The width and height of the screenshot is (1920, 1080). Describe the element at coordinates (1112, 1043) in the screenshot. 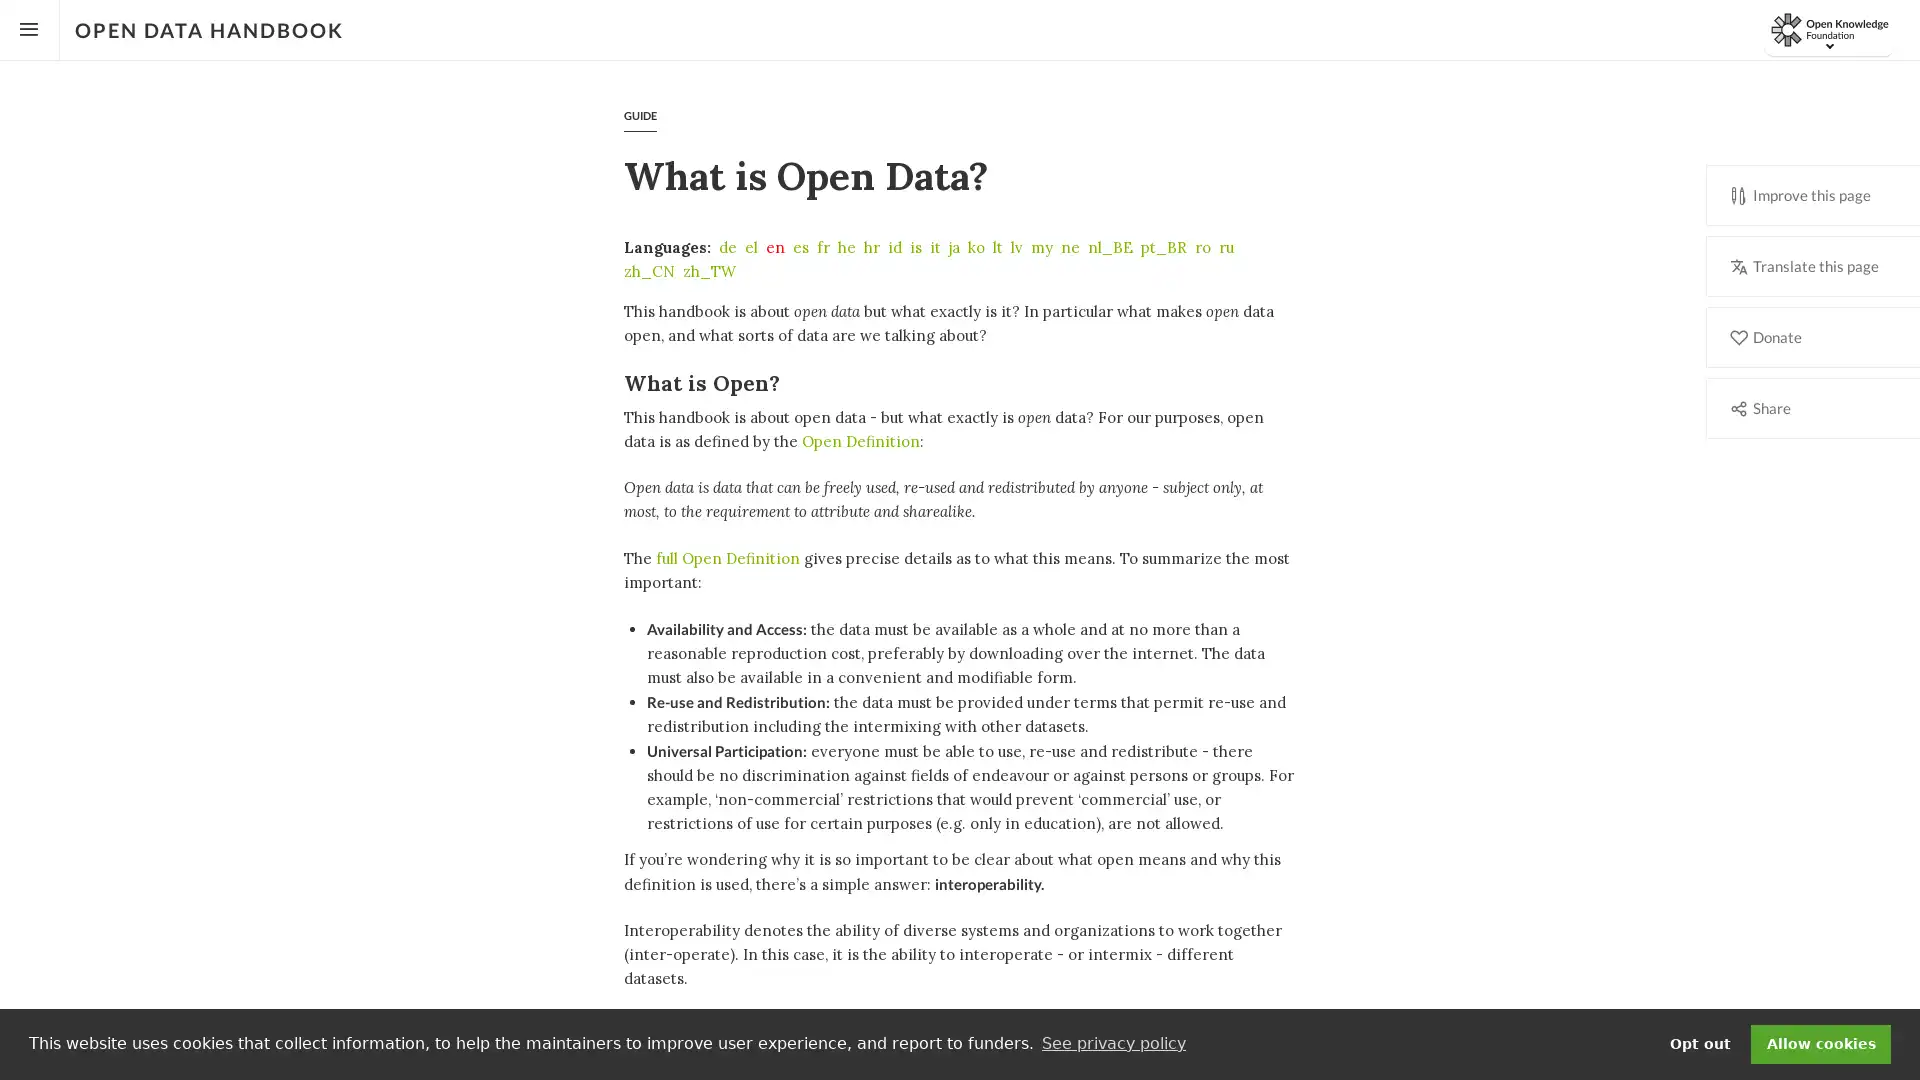

I see `learn more about cookies` at that location.